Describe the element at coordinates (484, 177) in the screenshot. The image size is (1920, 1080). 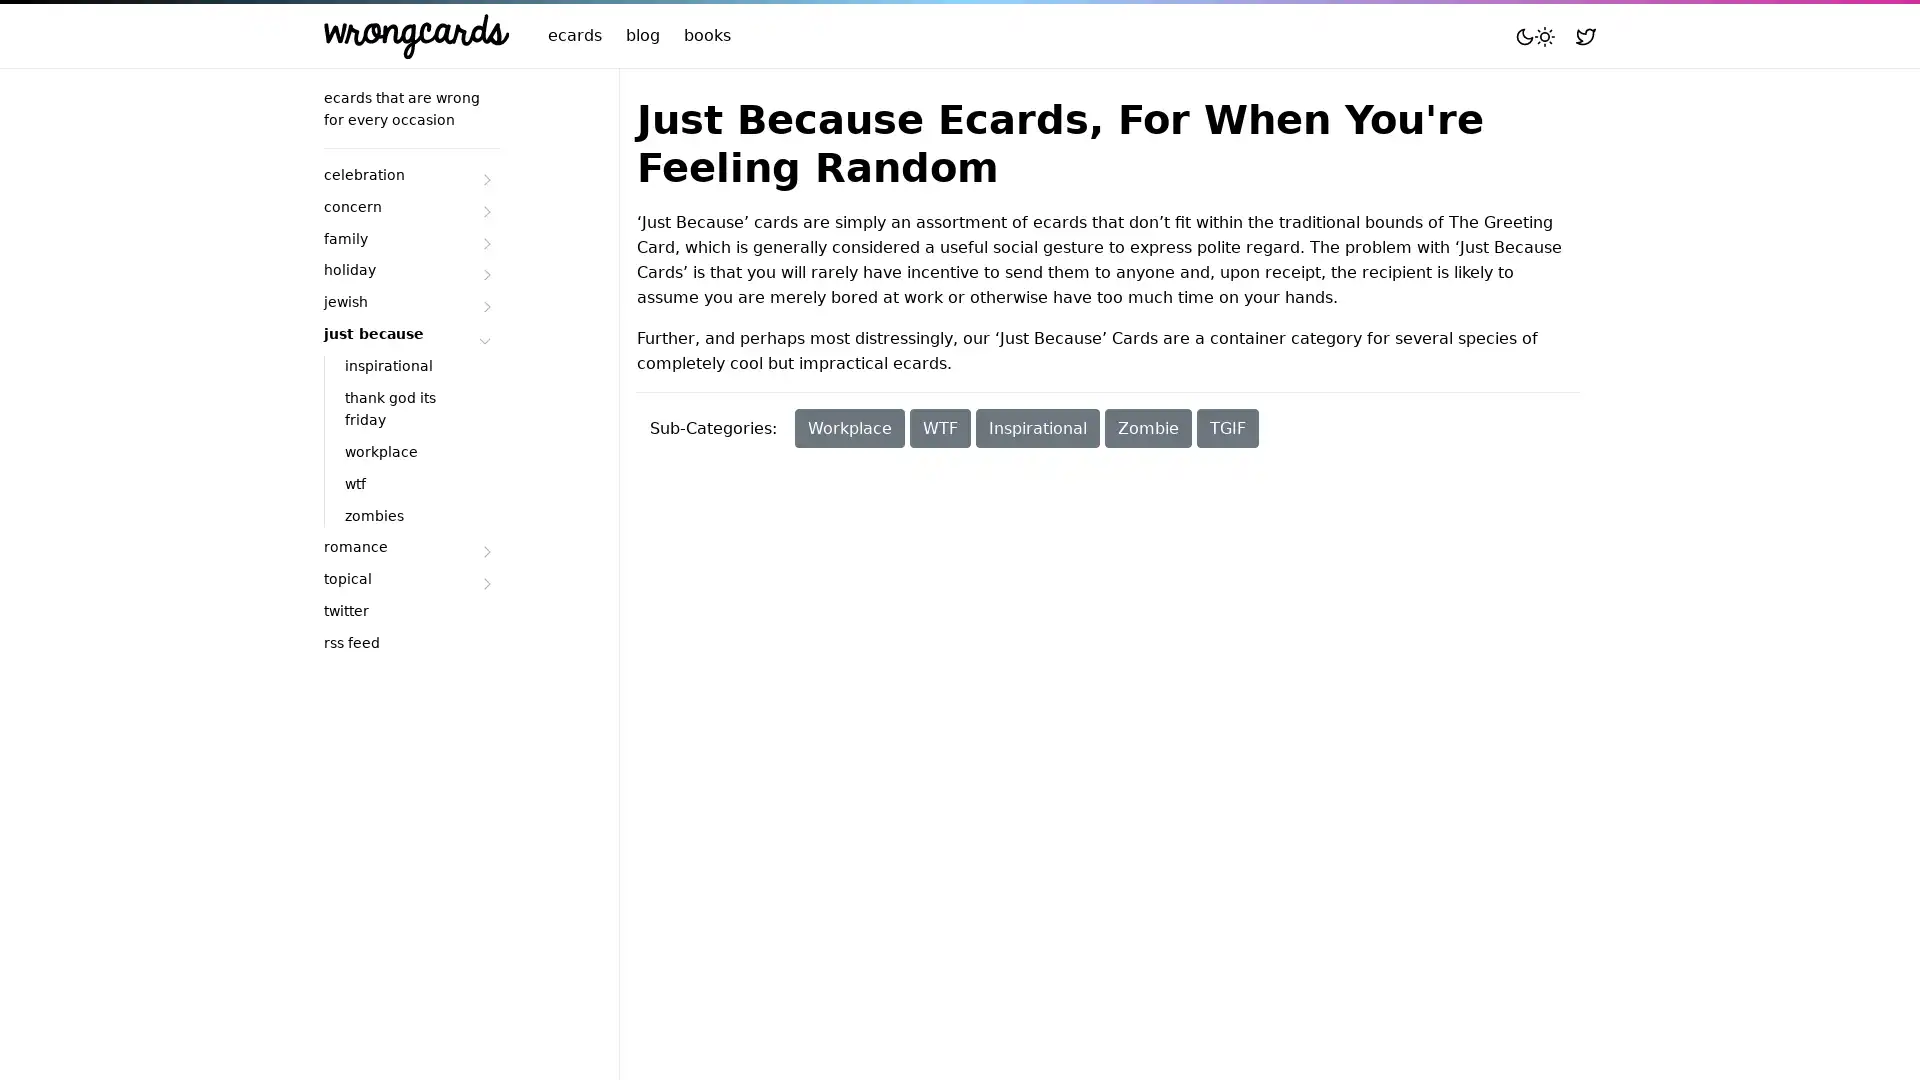
I see `Submenu` at that location.